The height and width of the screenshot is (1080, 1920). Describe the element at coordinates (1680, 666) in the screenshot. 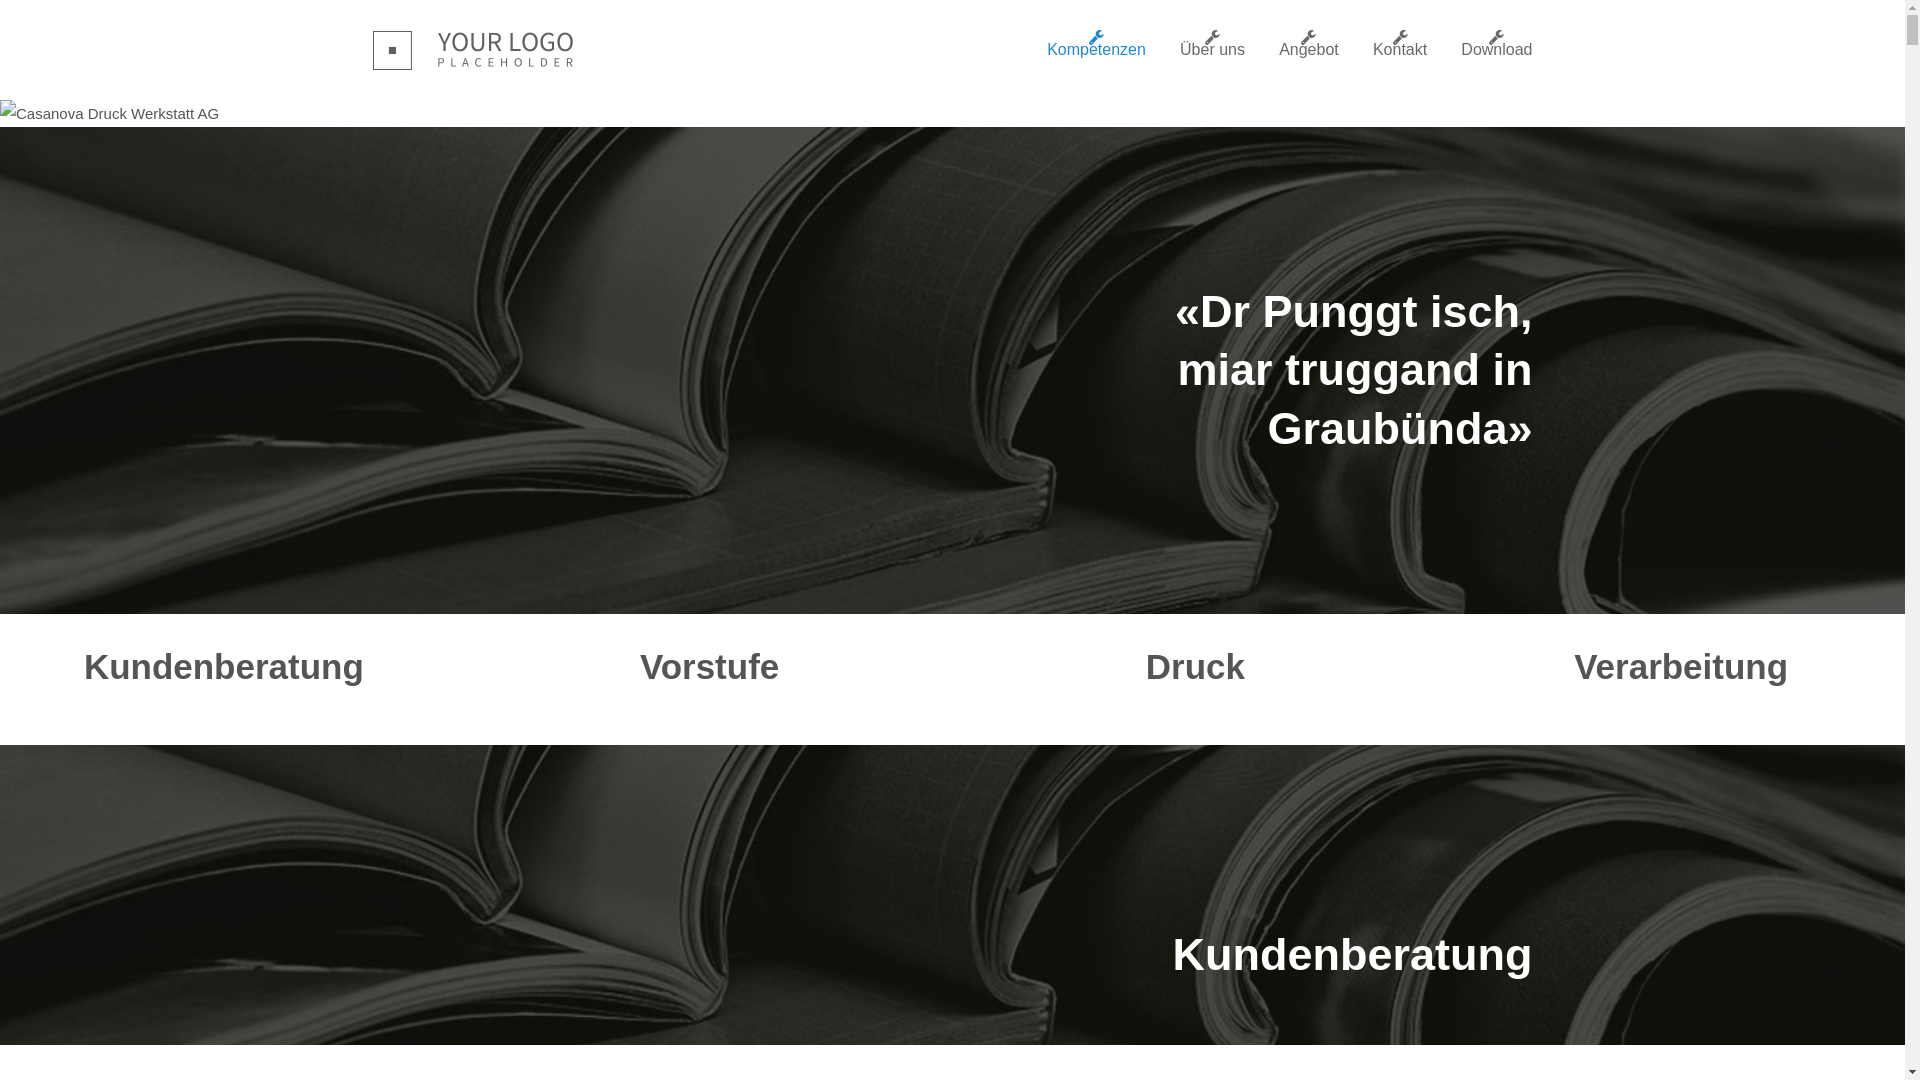

I see `'Verarbeitung'` at that location.